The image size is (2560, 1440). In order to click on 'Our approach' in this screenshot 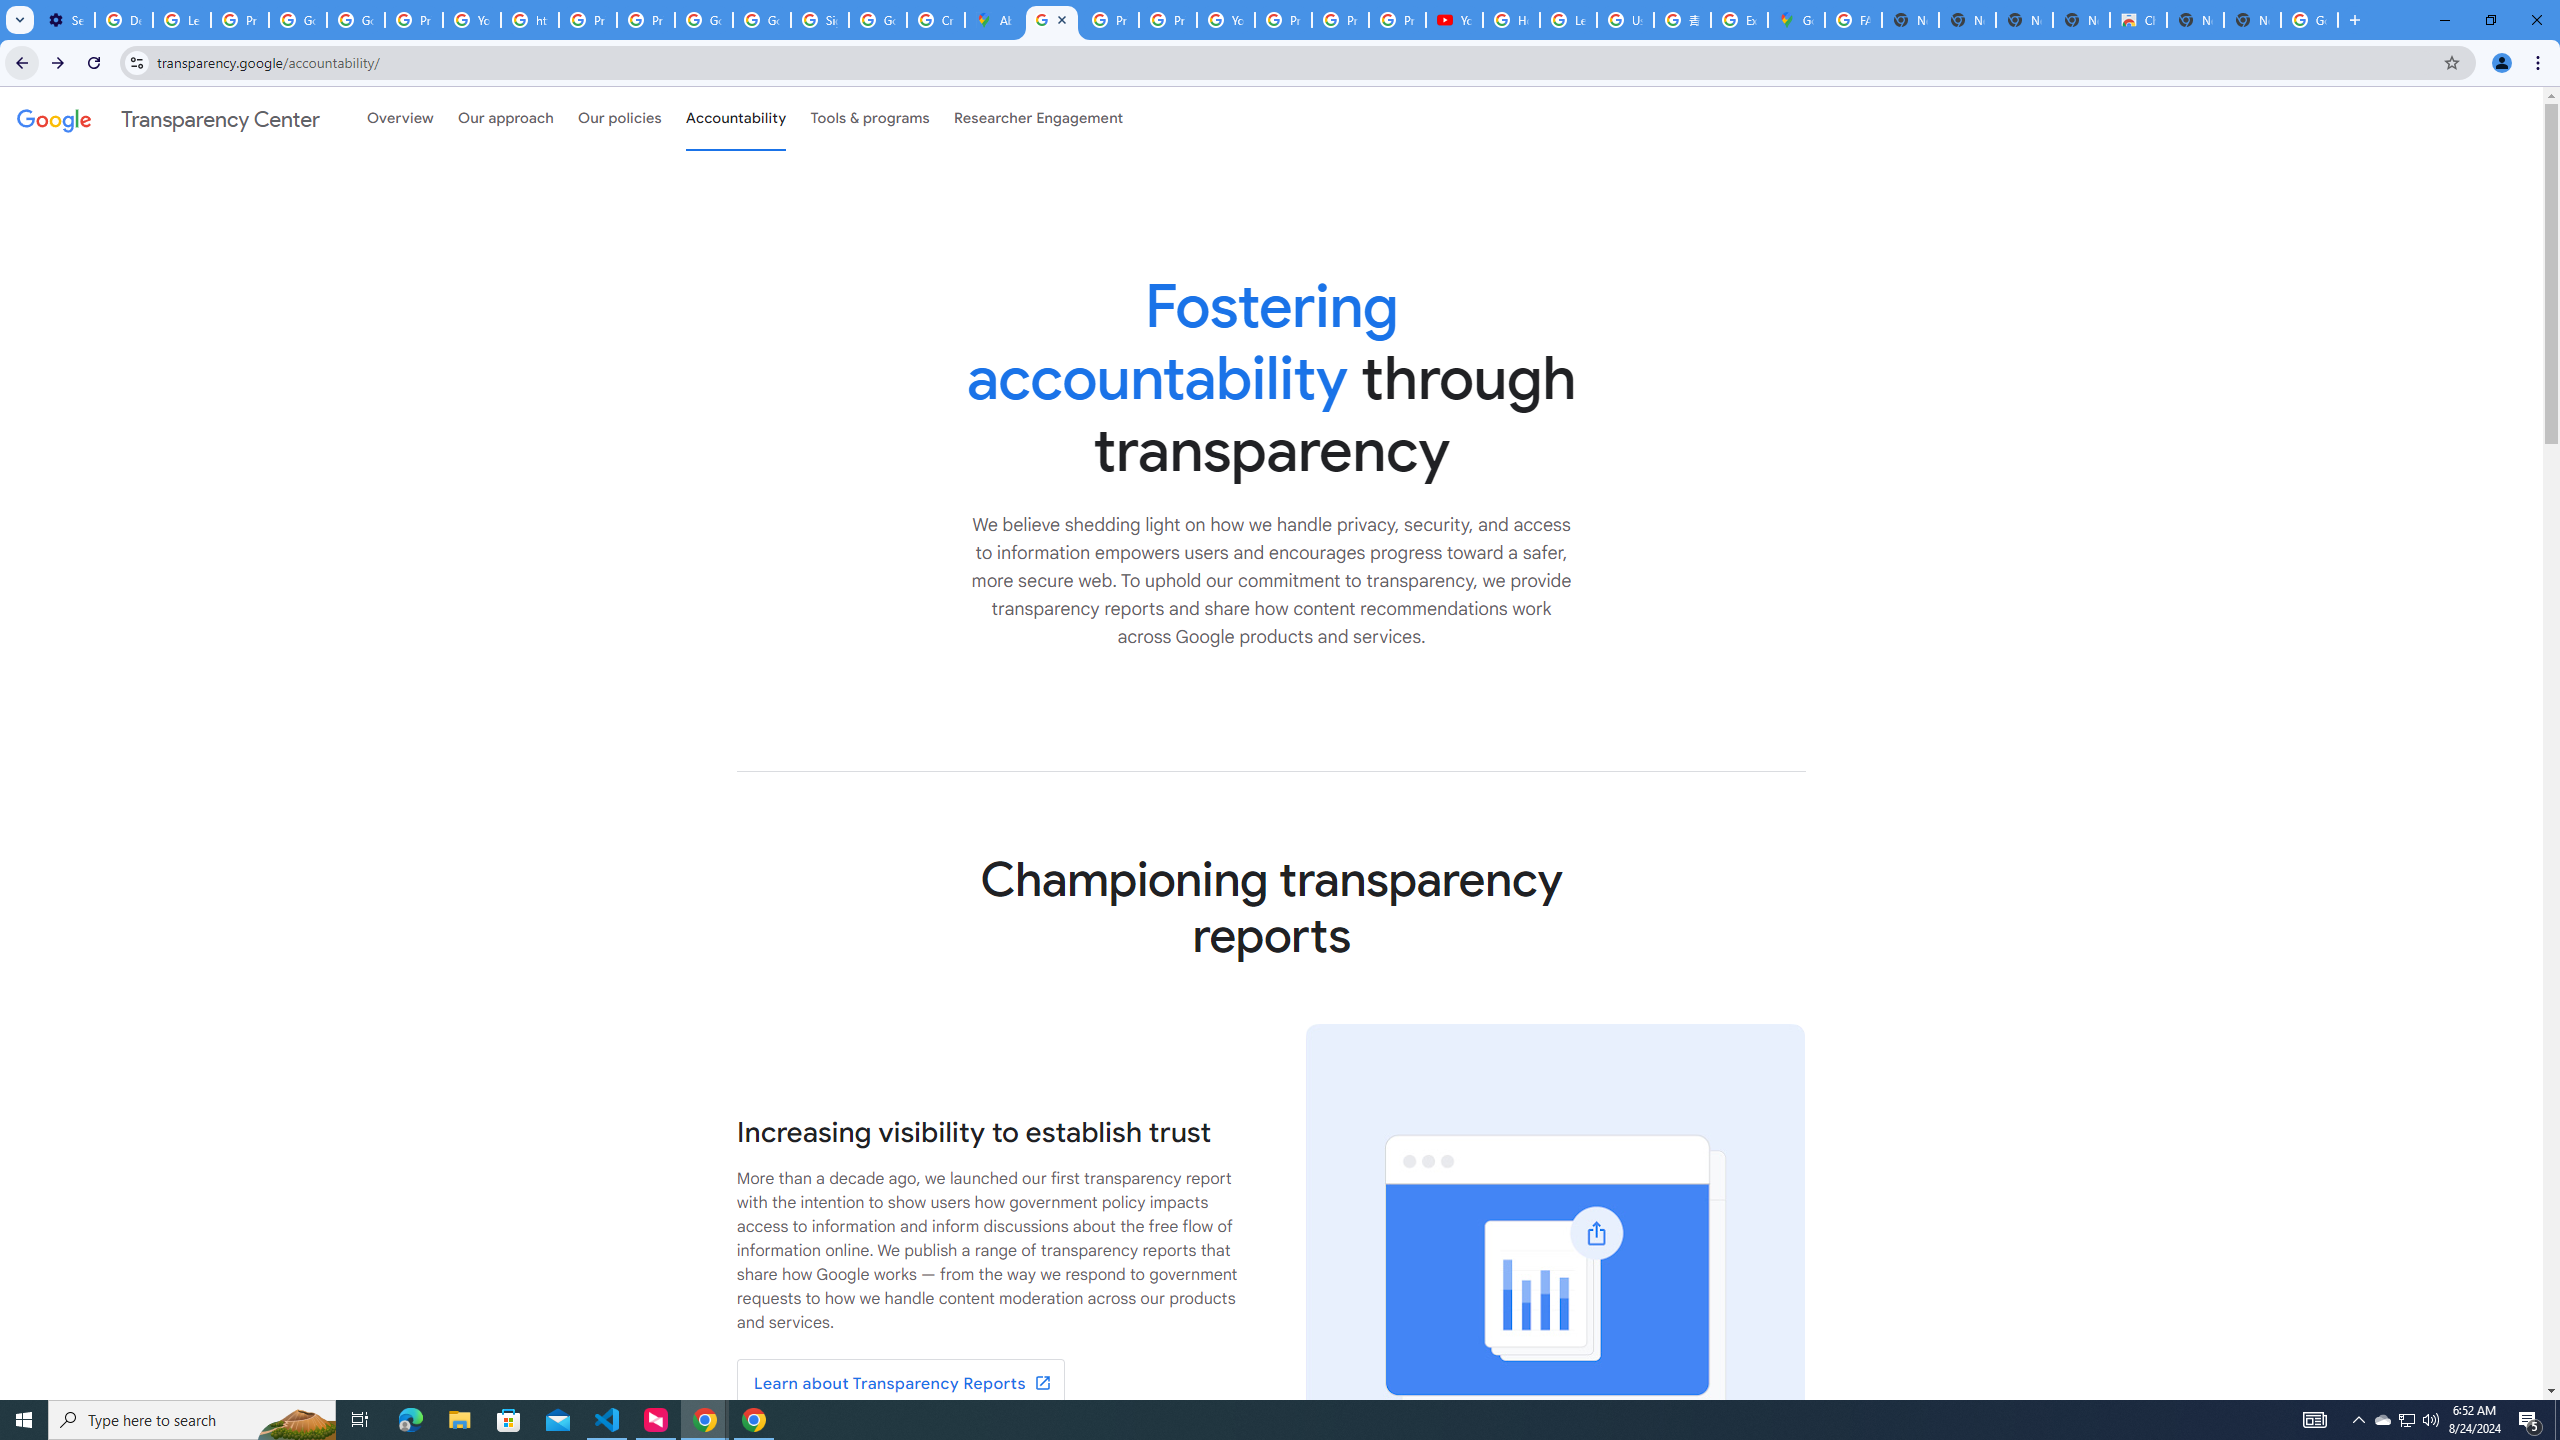, I will do `click(505, 118)`.